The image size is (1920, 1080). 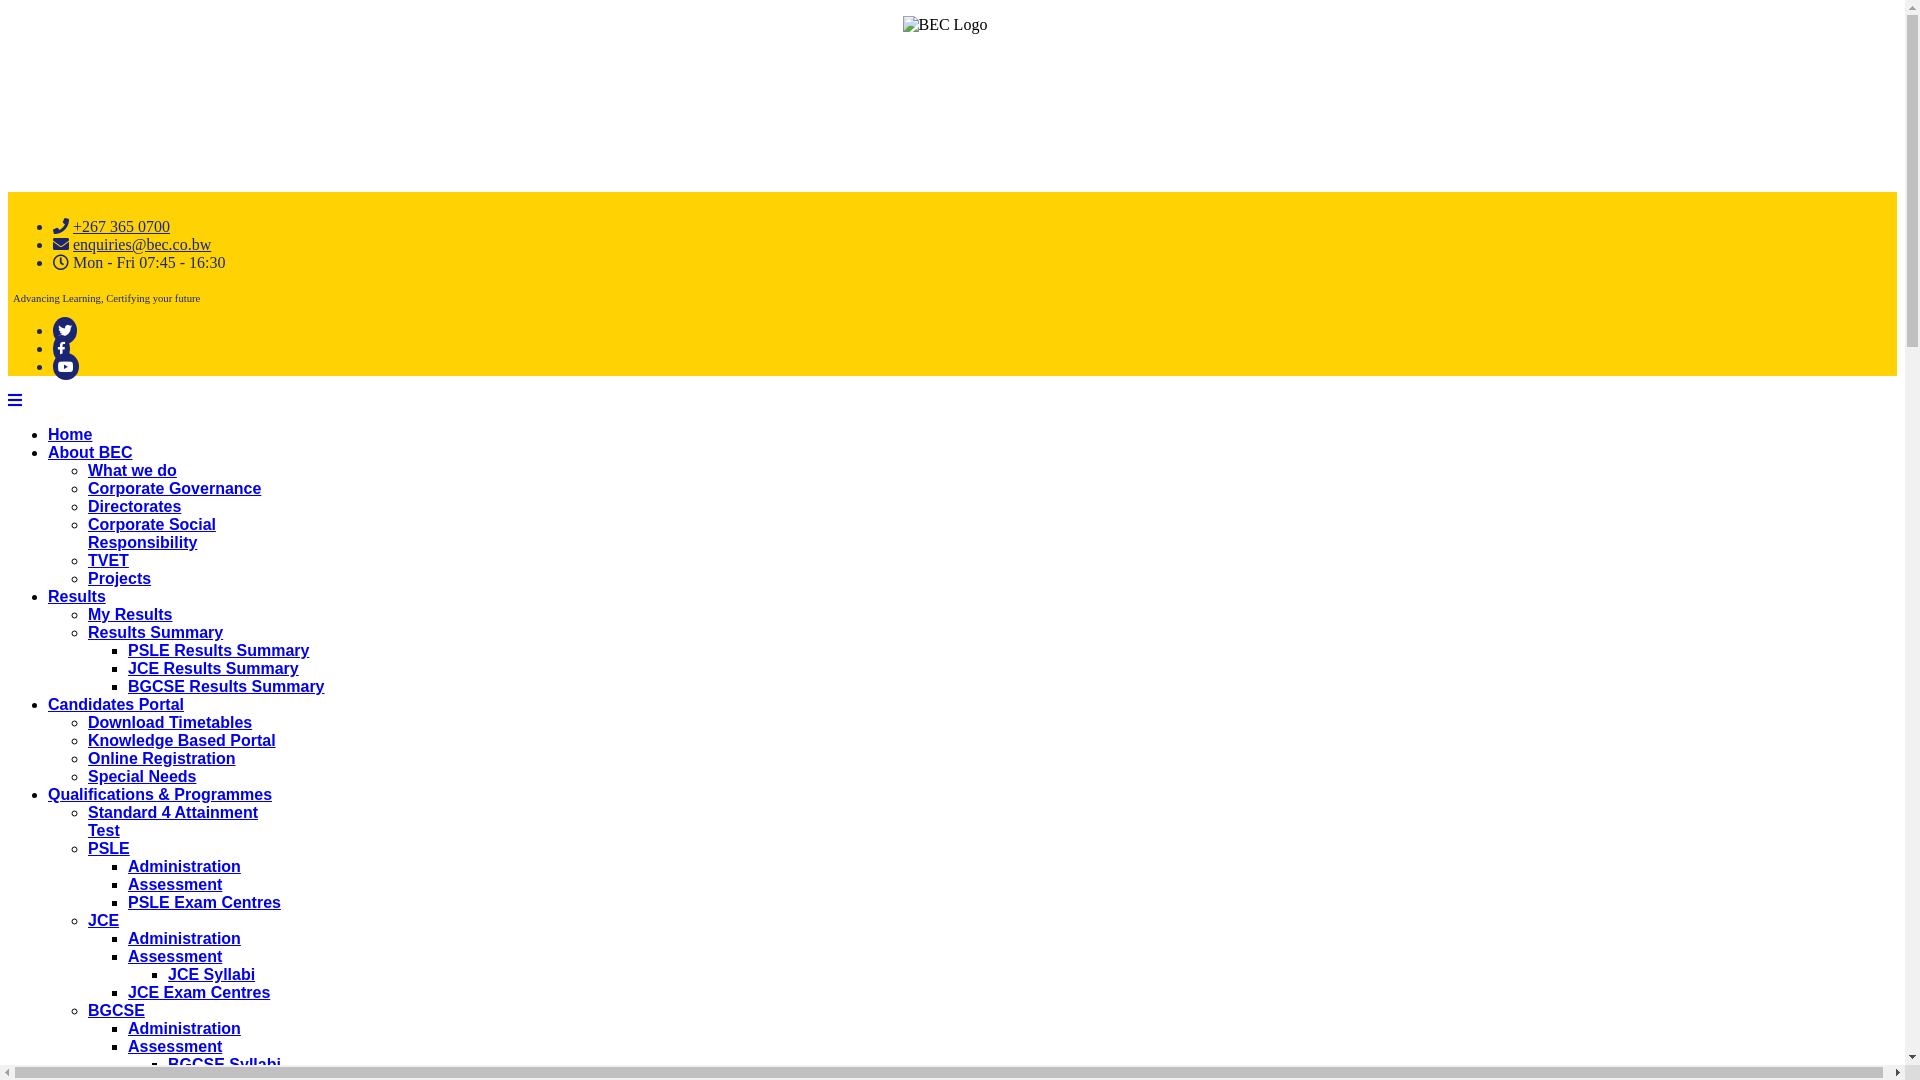 I want to click on 'PSLE Results Summary', so click(x=218, y=650).